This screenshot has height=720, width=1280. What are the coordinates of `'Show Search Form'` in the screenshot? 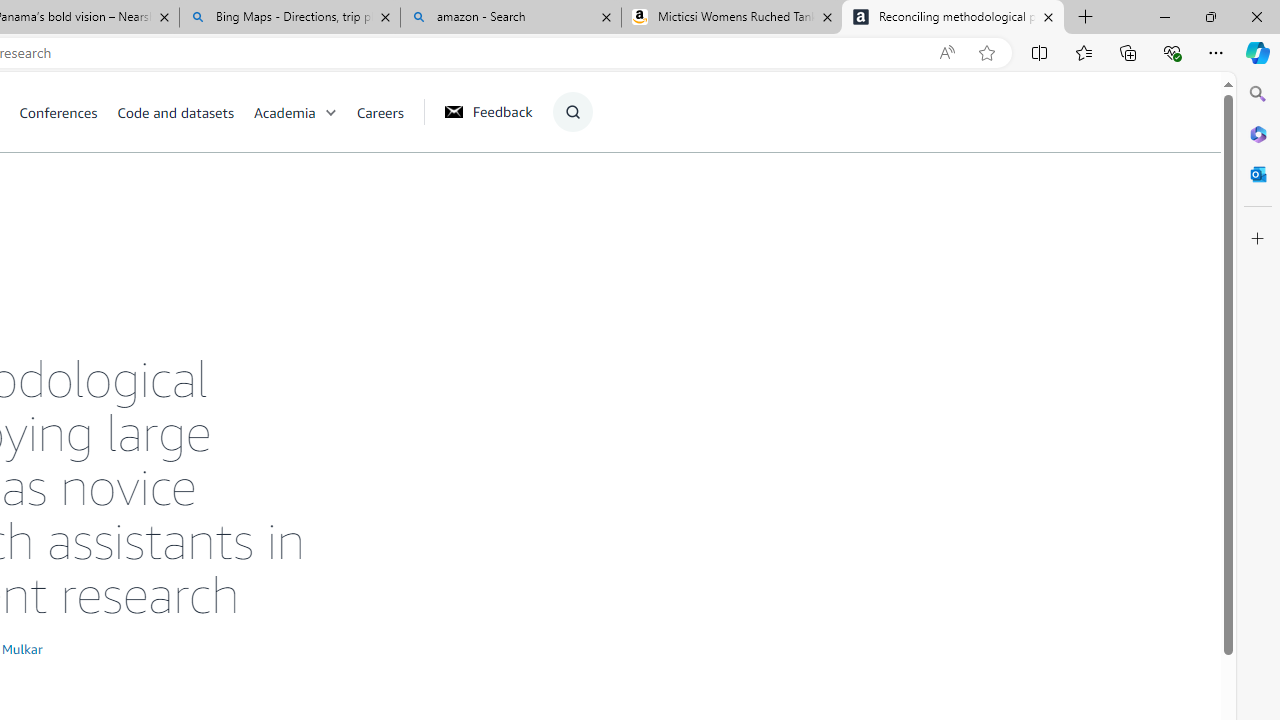 It's located at (571, 111).